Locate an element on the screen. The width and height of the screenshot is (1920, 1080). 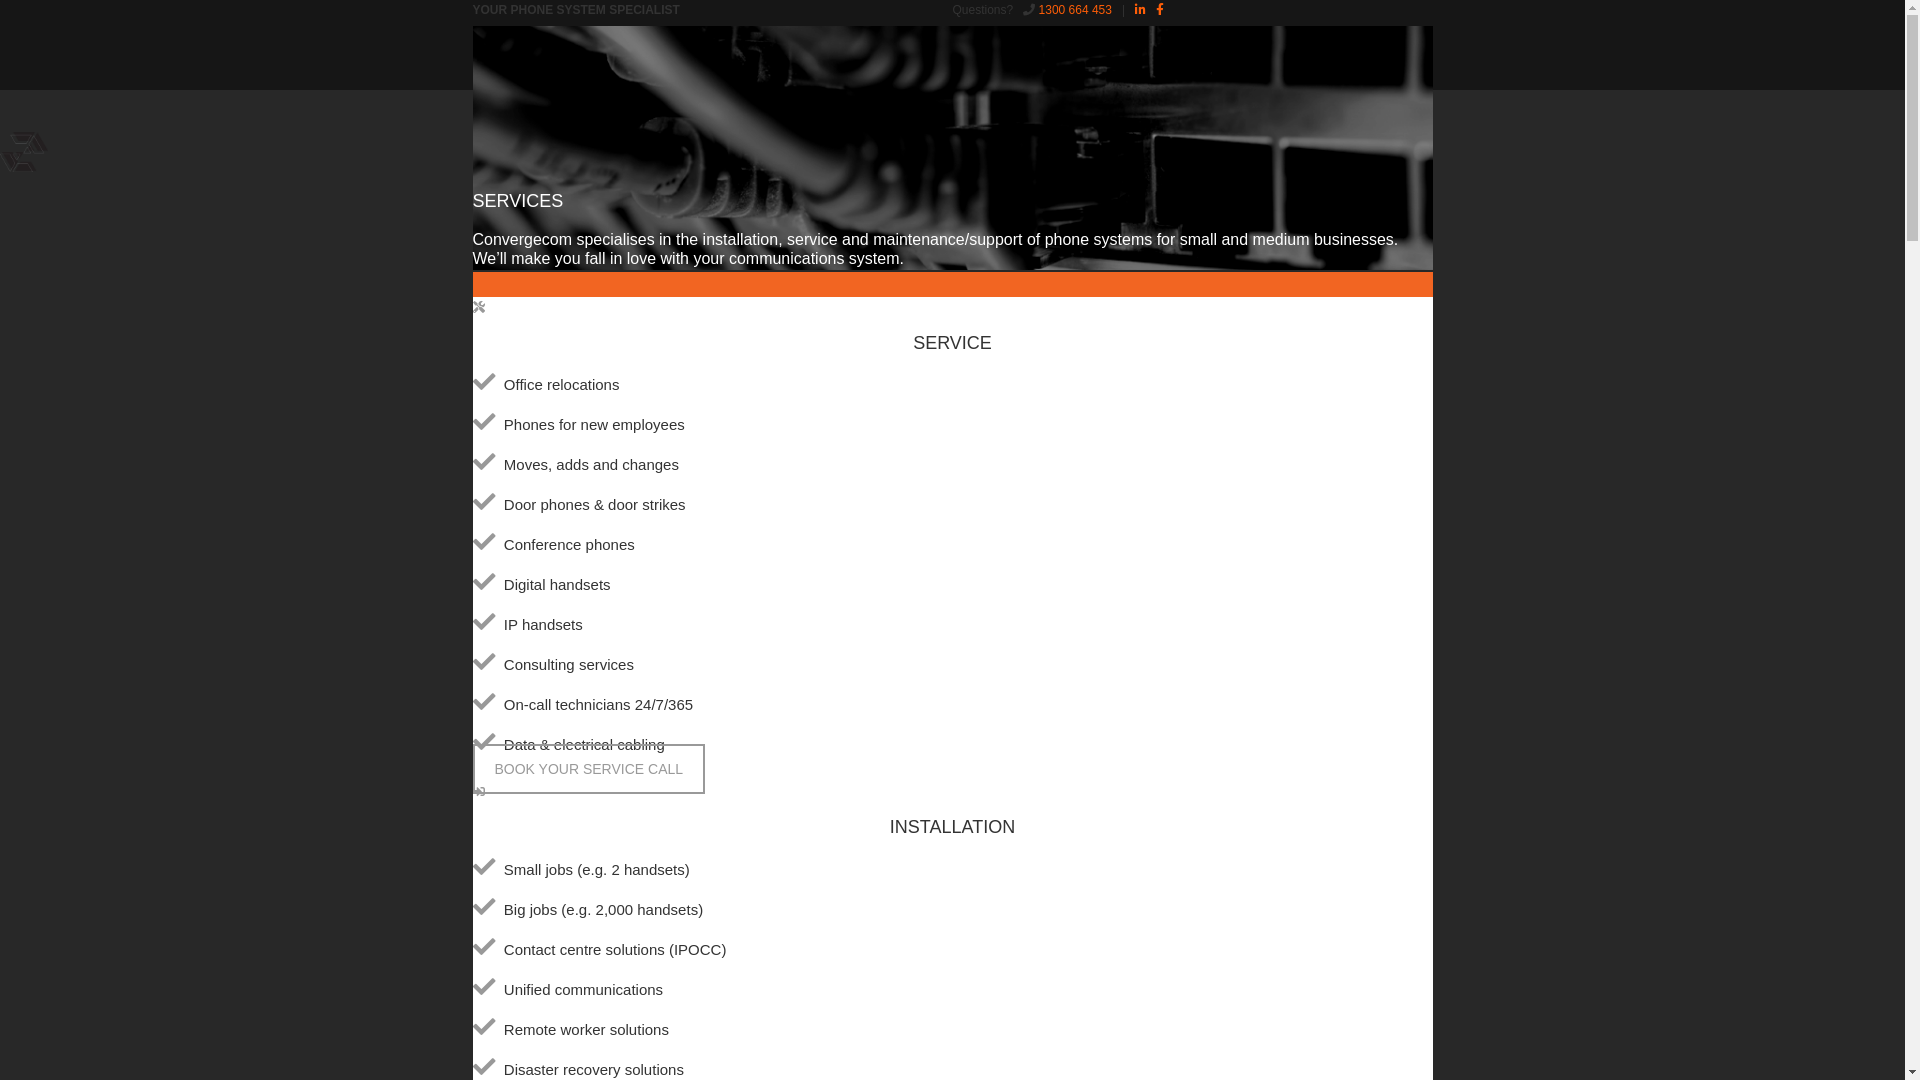
'Click here for is located at coordinates (1070, 88).